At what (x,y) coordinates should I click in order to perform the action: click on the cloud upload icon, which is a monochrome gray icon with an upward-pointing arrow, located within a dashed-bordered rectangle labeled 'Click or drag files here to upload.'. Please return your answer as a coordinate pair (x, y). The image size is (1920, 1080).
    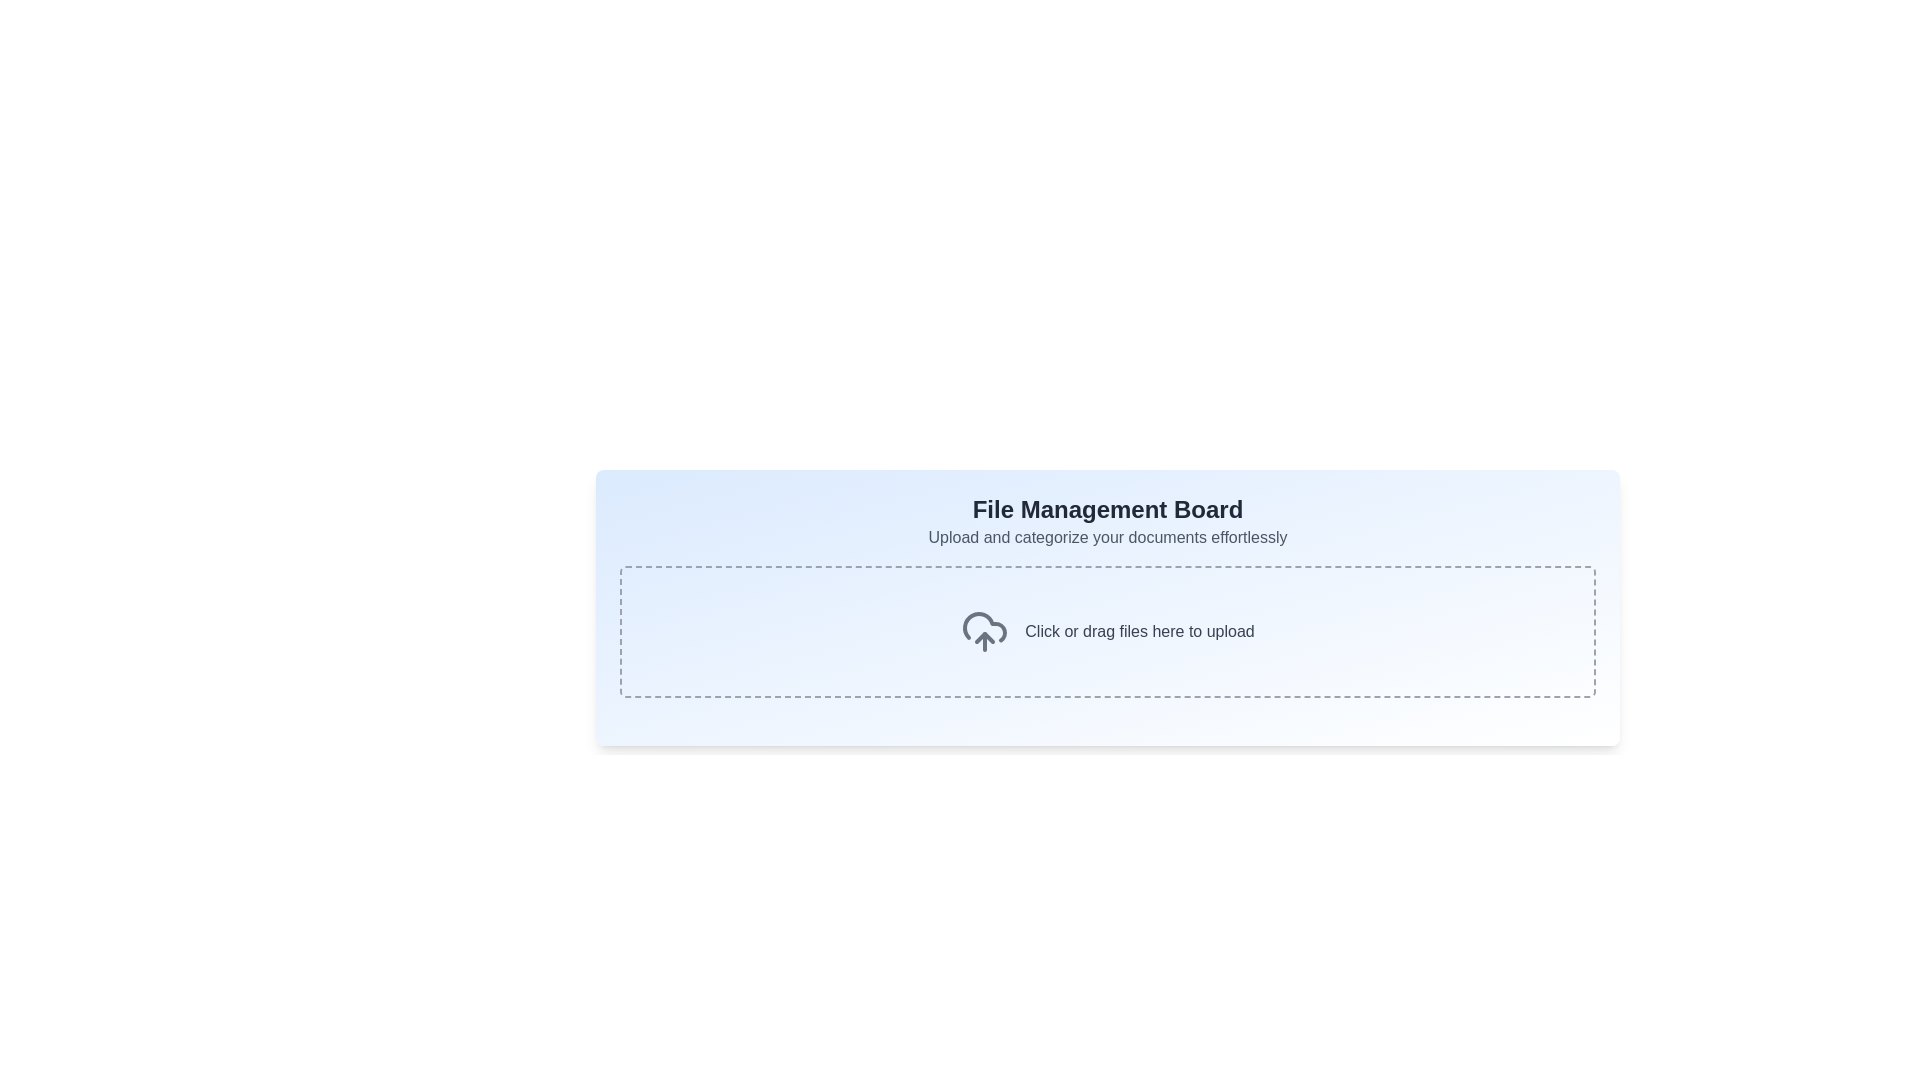
    Looking at the image, I should click on (985, 632).